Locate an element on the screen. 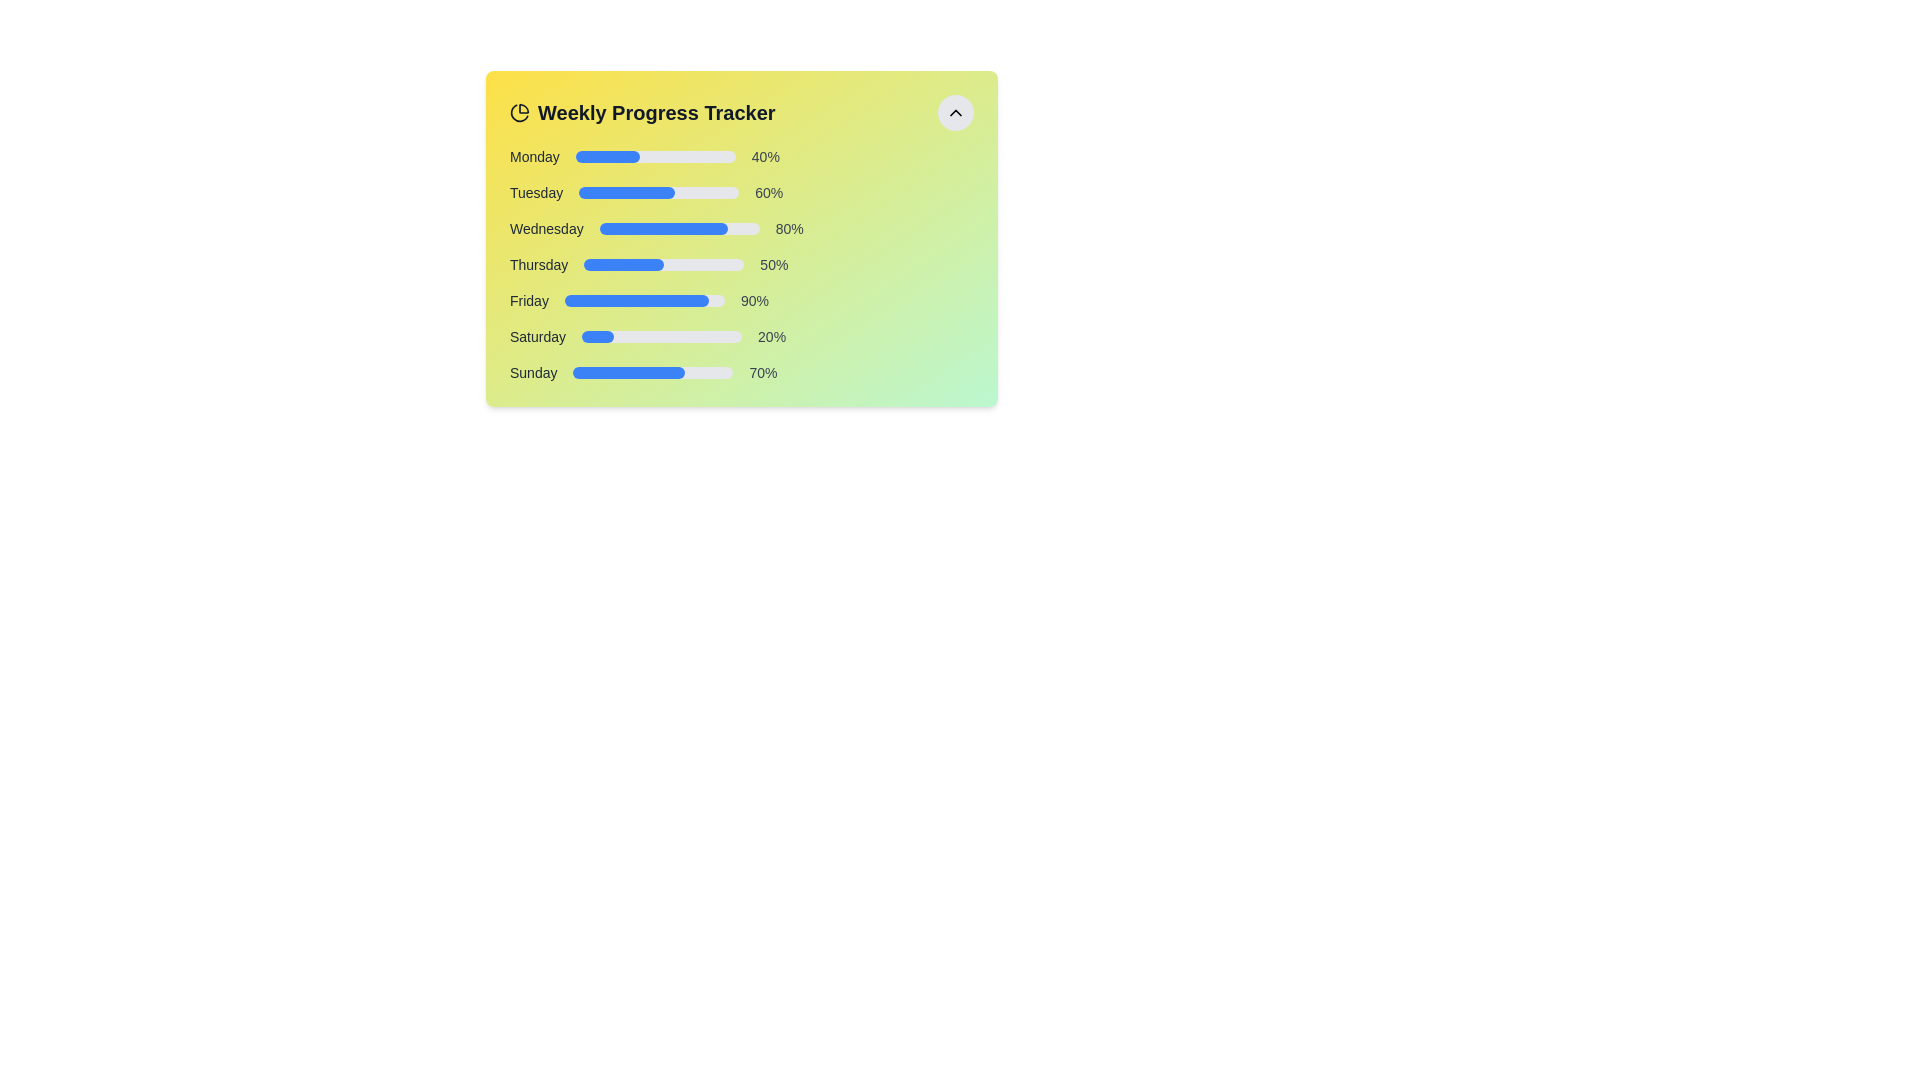  the progress value represented by the Progress Bar located in the 'Sunday' row of the 'Weekly Progress Tracker' block, which visually indicates 70% progress is located at coordinates (628, 373).